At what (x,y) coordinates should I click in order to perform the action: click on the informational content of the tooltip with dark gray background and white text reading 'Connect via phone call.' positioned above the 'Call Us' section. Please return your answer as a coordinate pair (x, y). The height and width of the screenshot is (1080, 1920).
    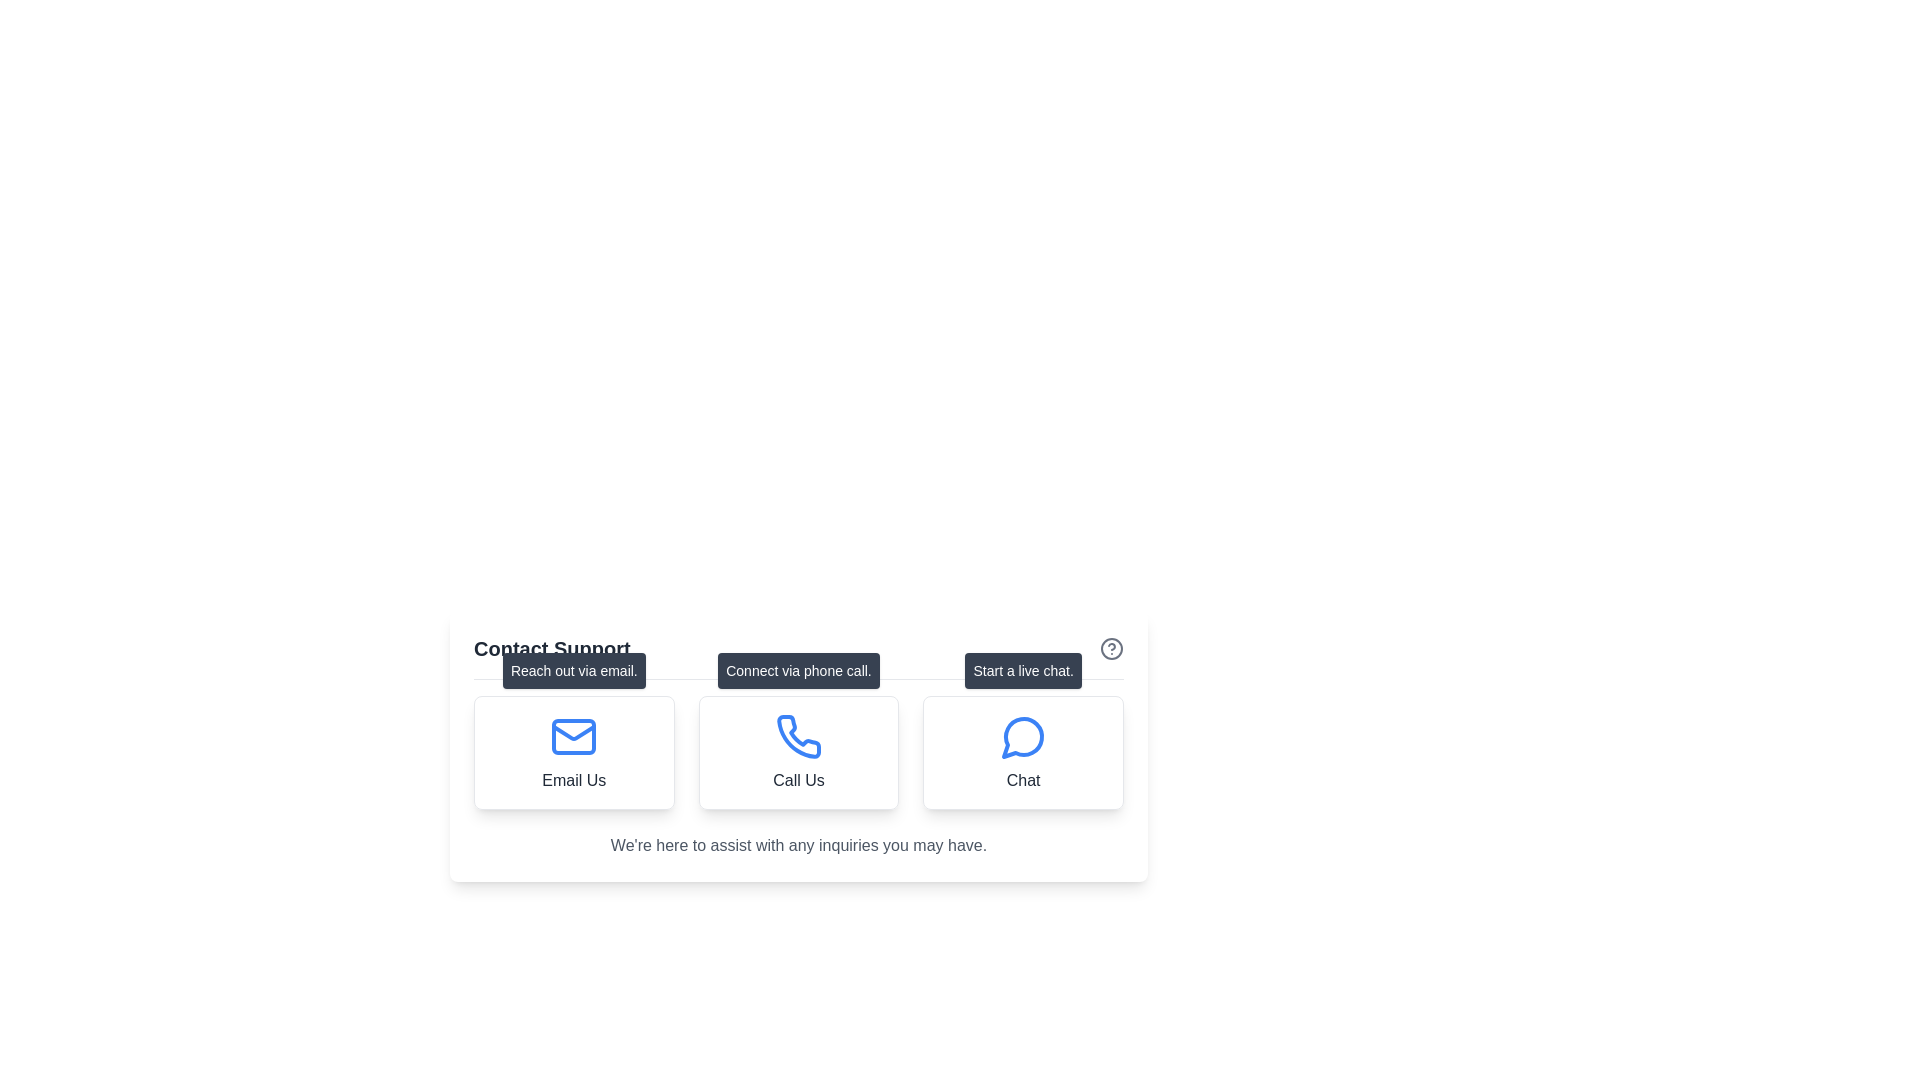
    Looking at the image, I should click on (797, 671).